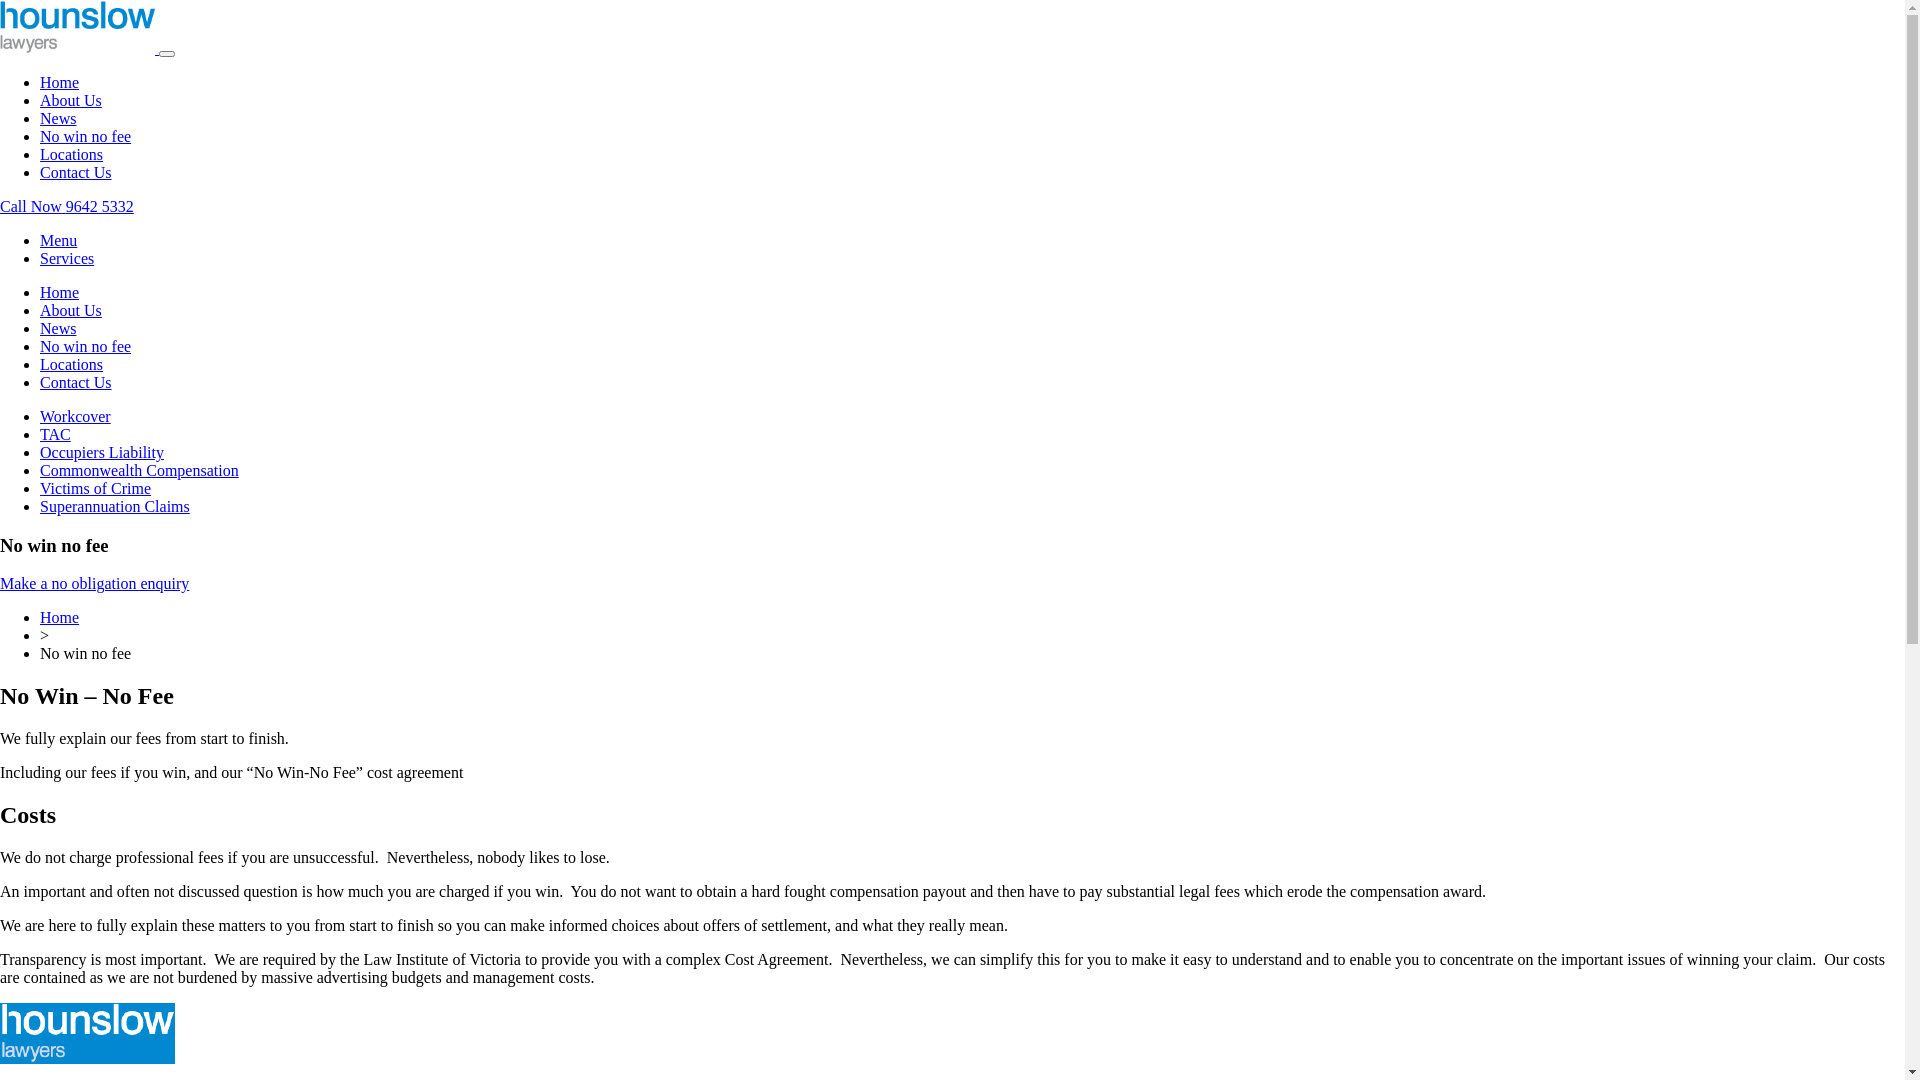 The image size is (1920, 1080). Describe the element at coordinates (71, 310) in the screenshot. I see `'About Us'` at that location.